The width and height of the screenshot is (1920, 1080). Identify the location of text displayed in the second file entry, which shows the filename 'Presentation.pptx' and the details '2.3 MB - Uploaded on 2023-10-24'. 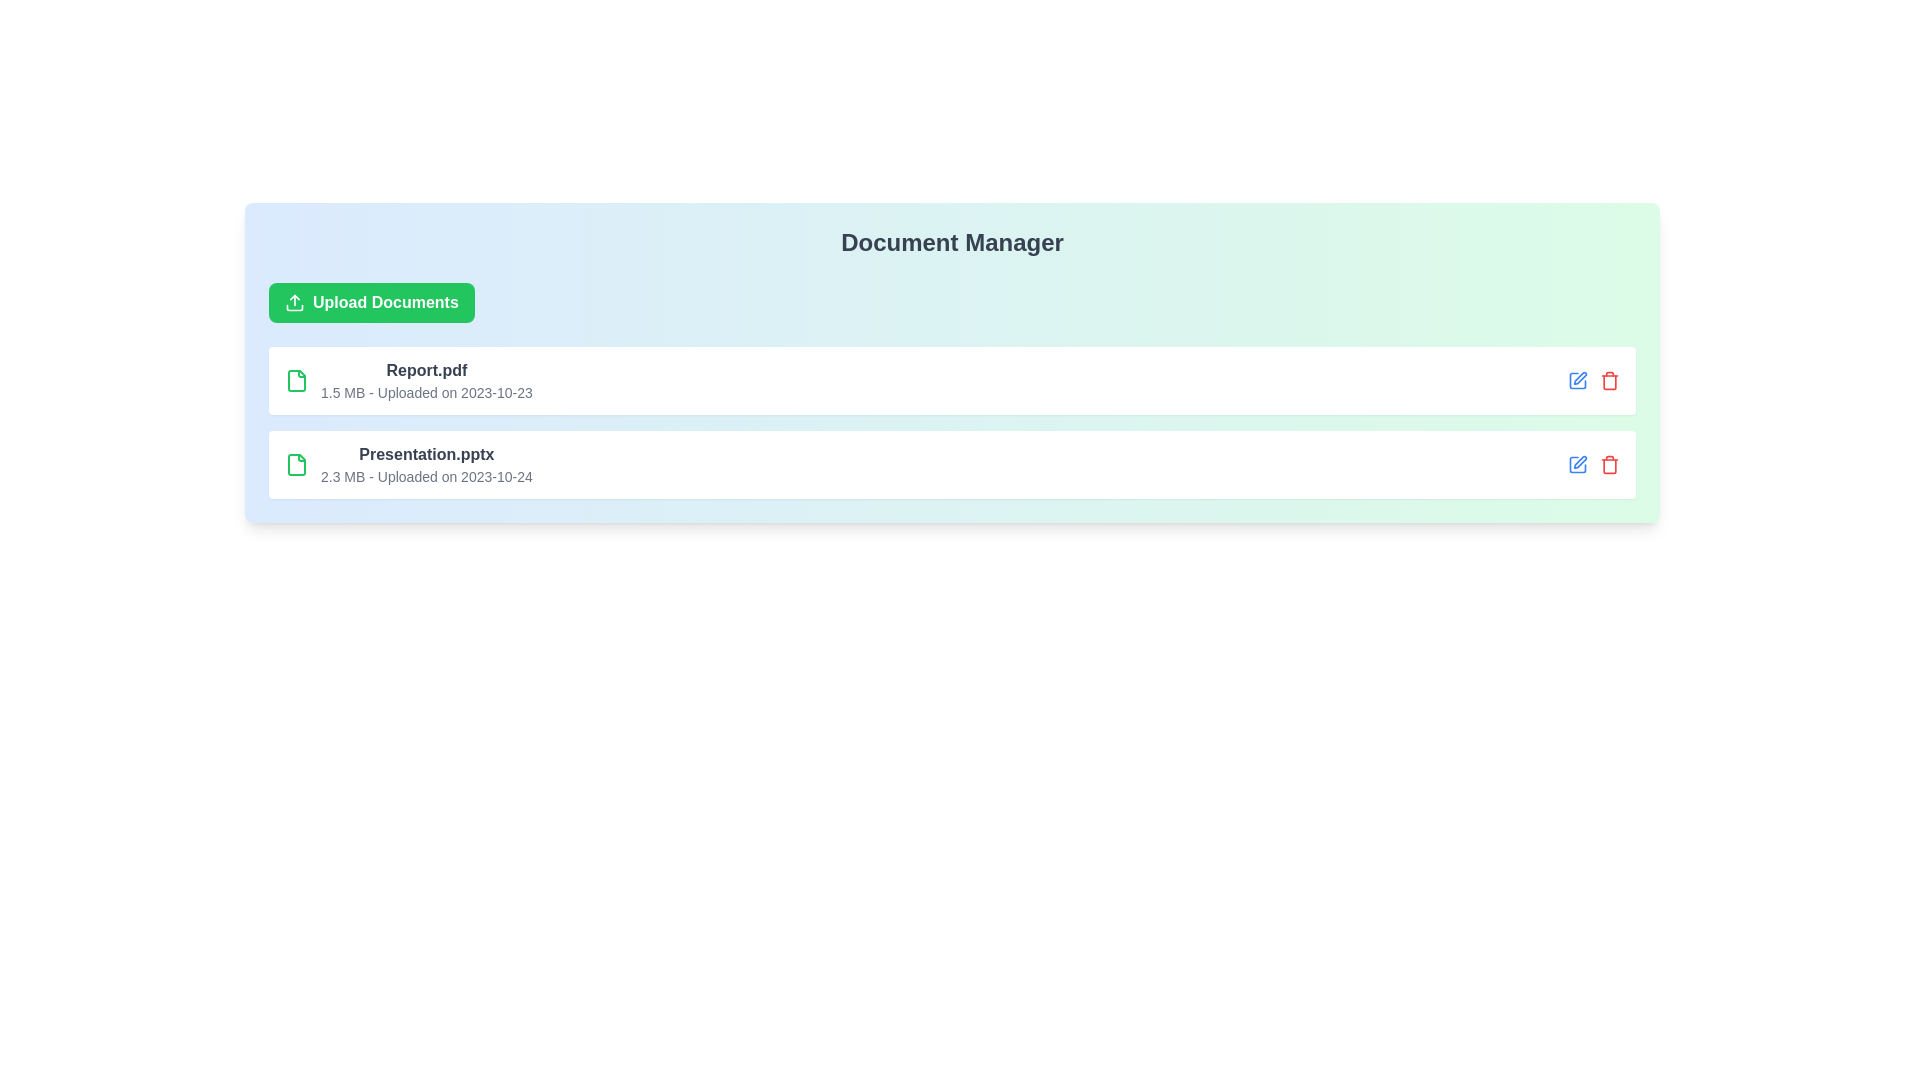
(425, 465).